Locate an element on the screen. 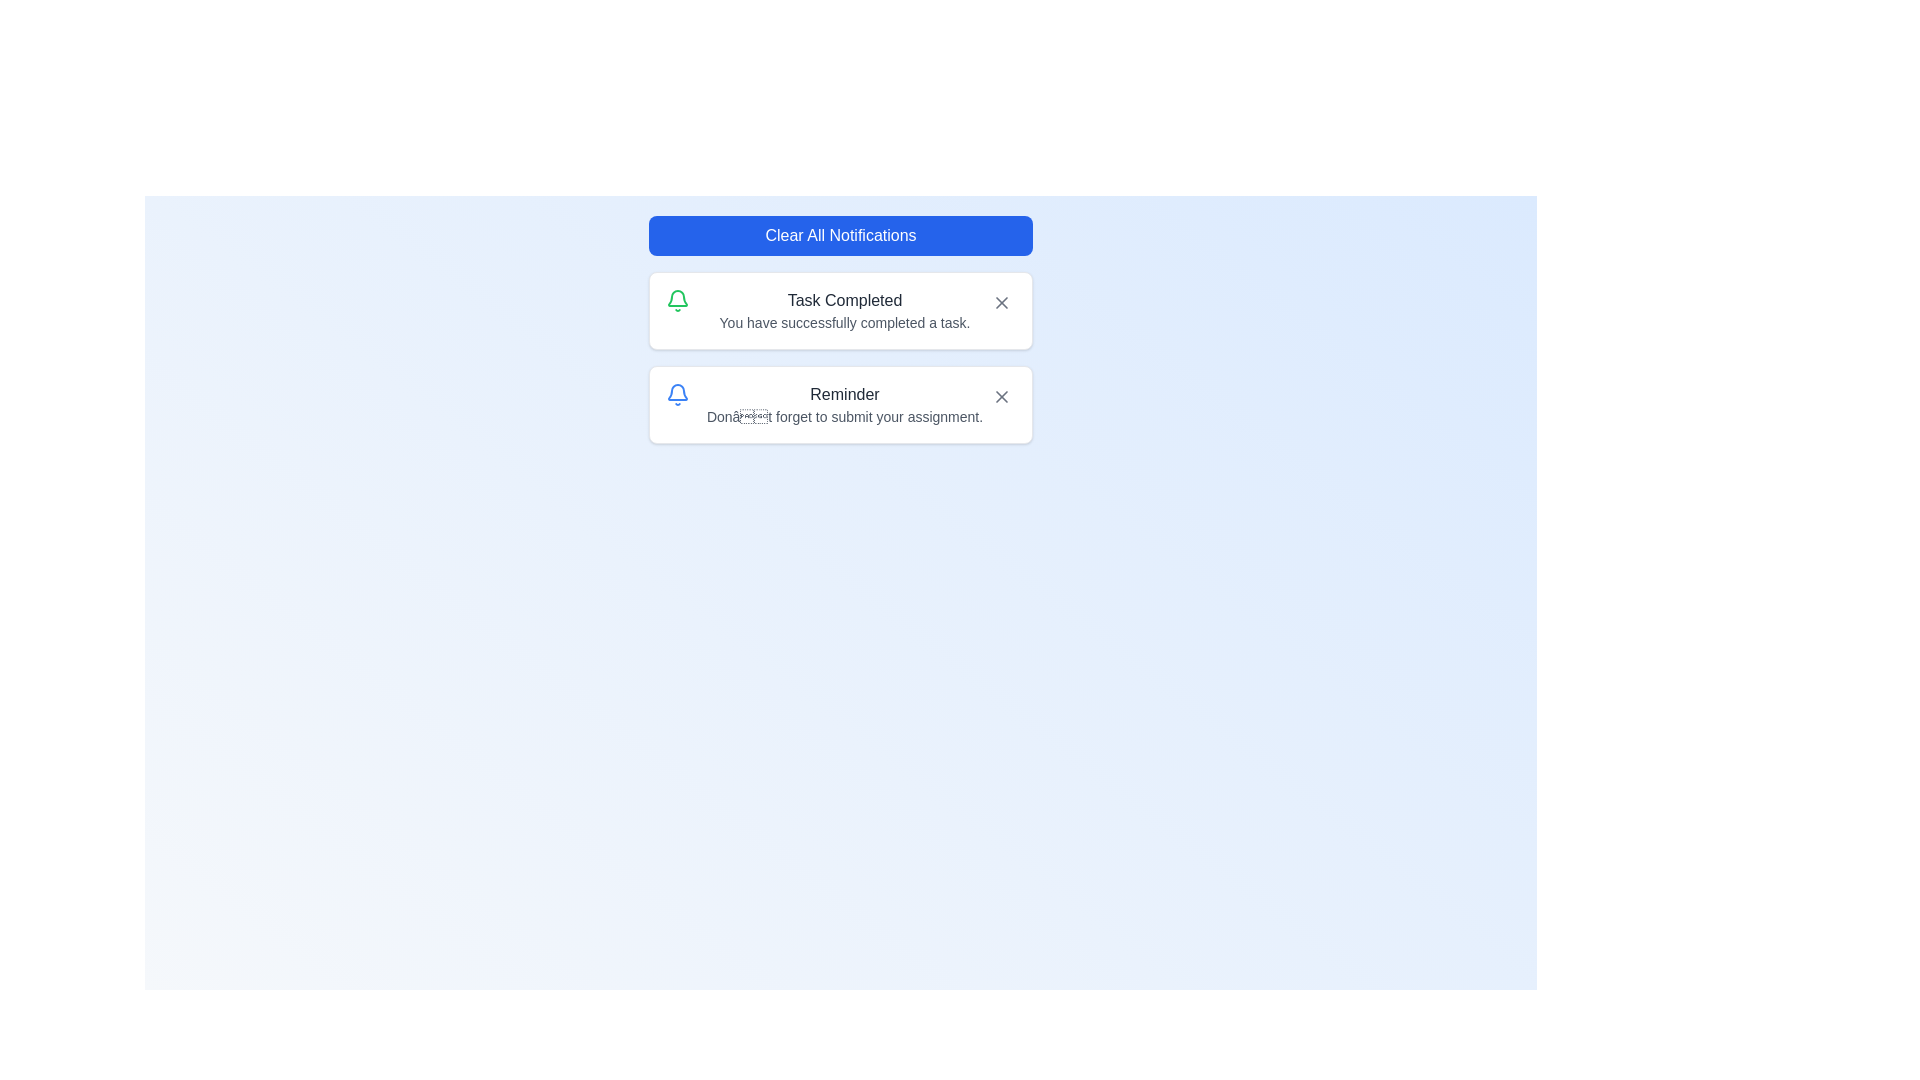  text content of the 'Reminder' text element, which is displayed in a medium-weight gray font inside a notification card, positioned below the 'Clear All Notifications' button is located at coordinates (844, 394).